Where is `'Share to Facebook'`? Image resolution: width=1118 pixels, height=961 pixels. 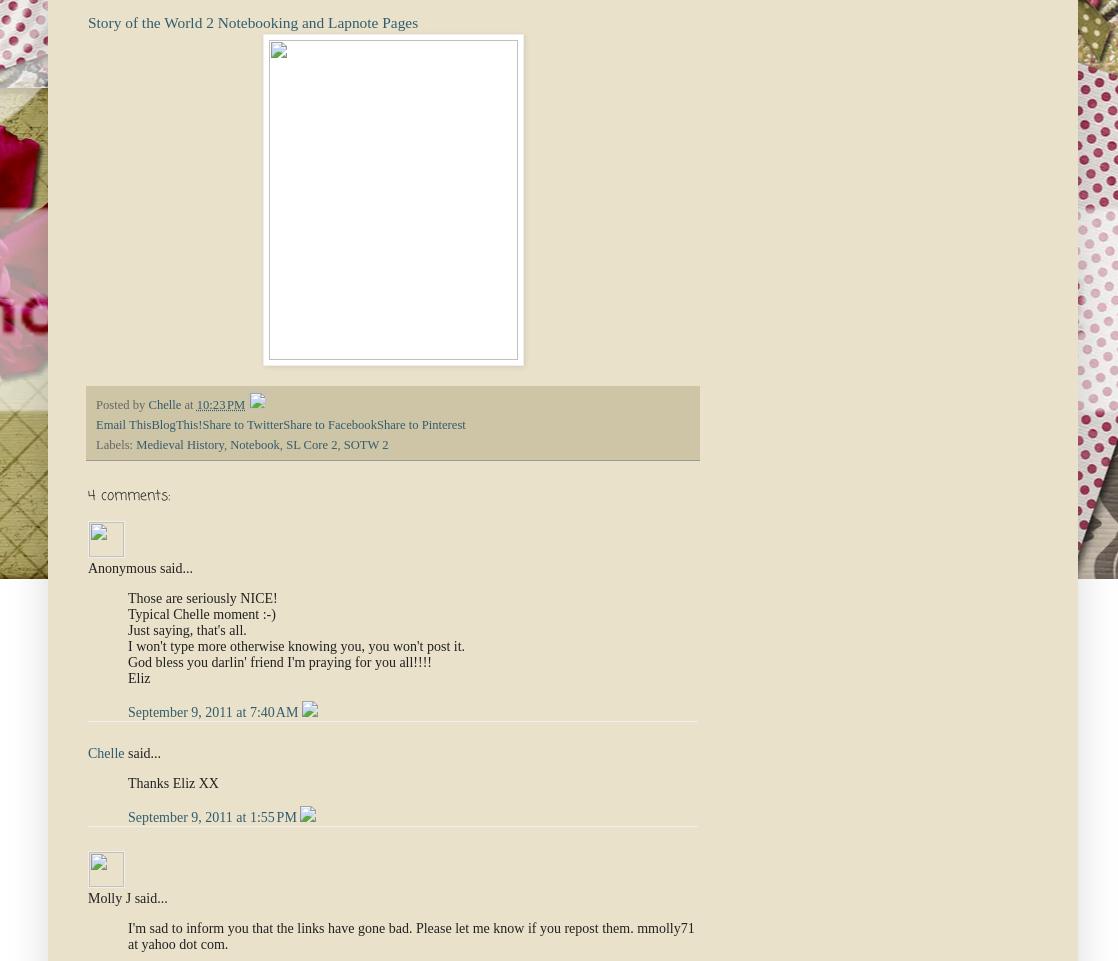 'Share to Facebook' is located at coordinates (328, 423).